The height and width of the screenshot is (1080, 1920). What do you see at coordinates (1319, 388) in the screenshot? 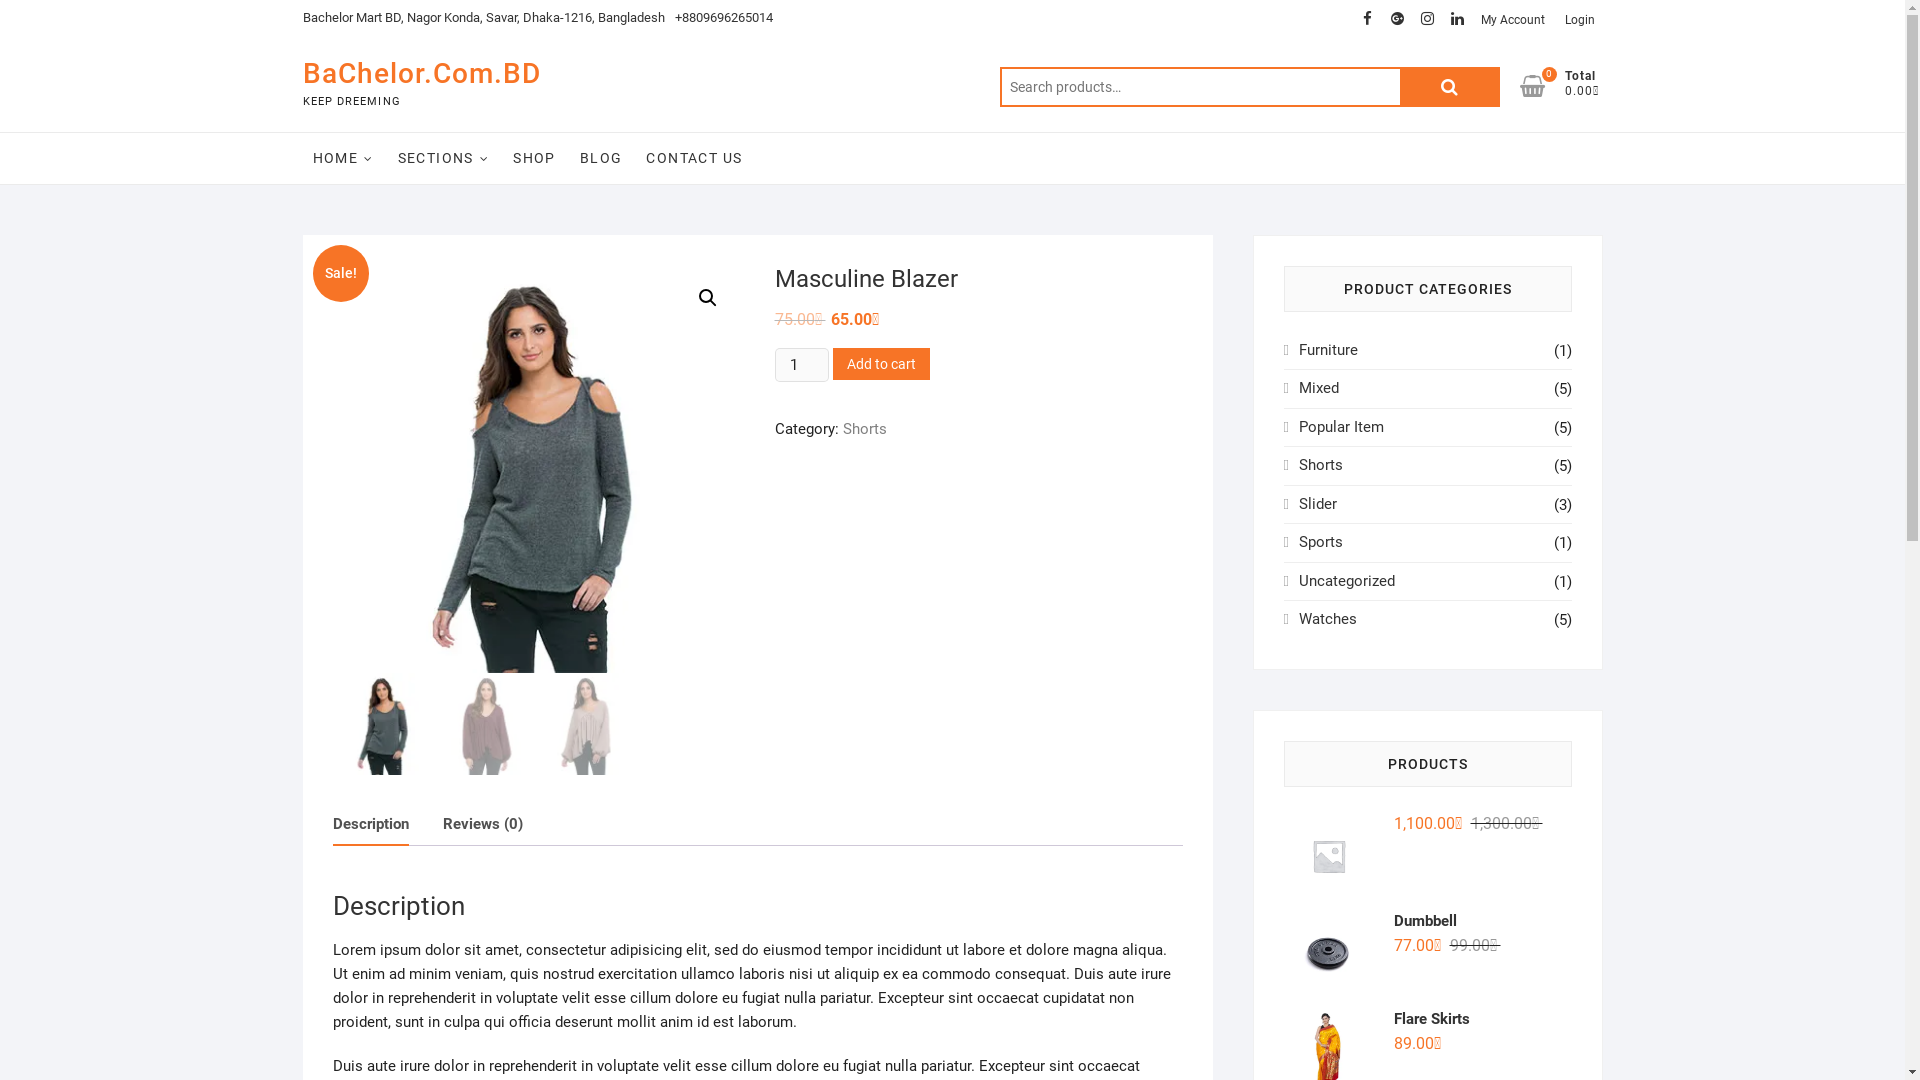
I see `'Mixed'` at bounding box center [1319, 388].